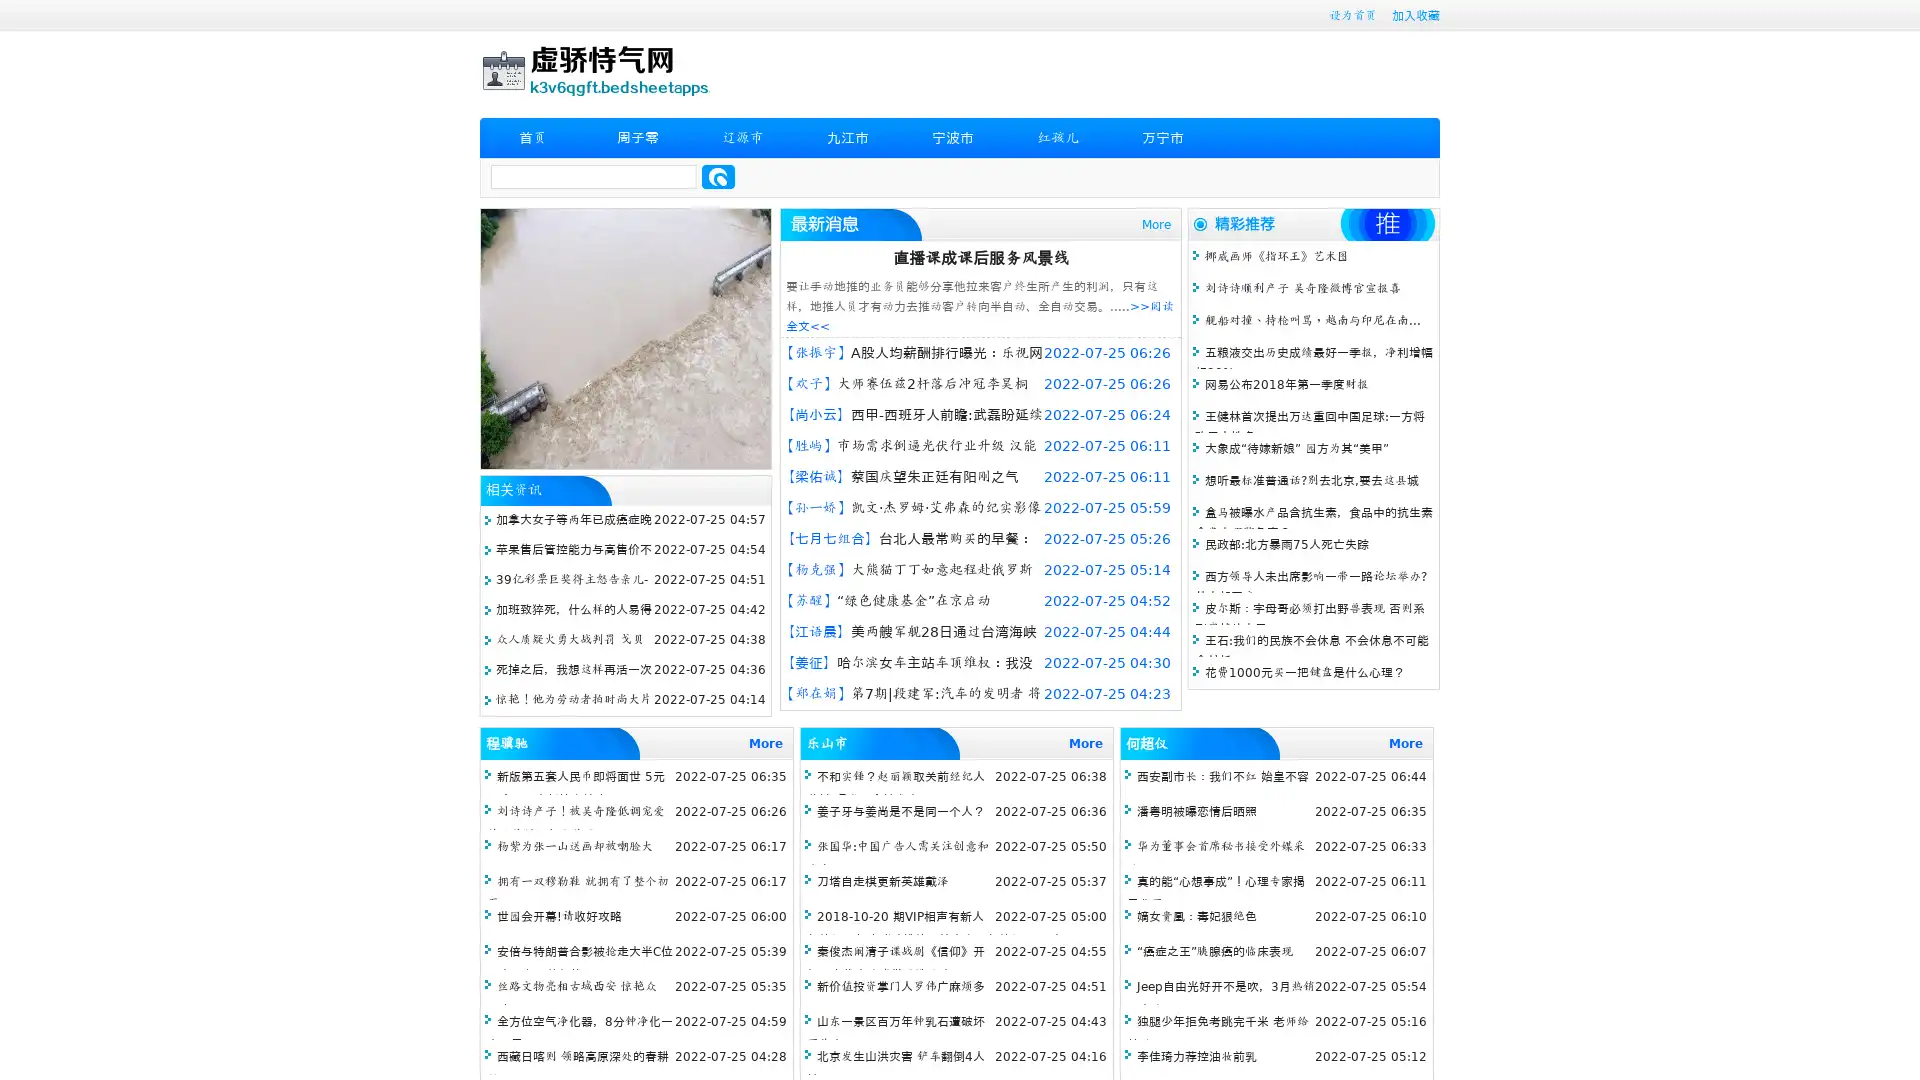  Describe the element at coordinates (718, 176) in the screenshot. I see `Search` at that location.